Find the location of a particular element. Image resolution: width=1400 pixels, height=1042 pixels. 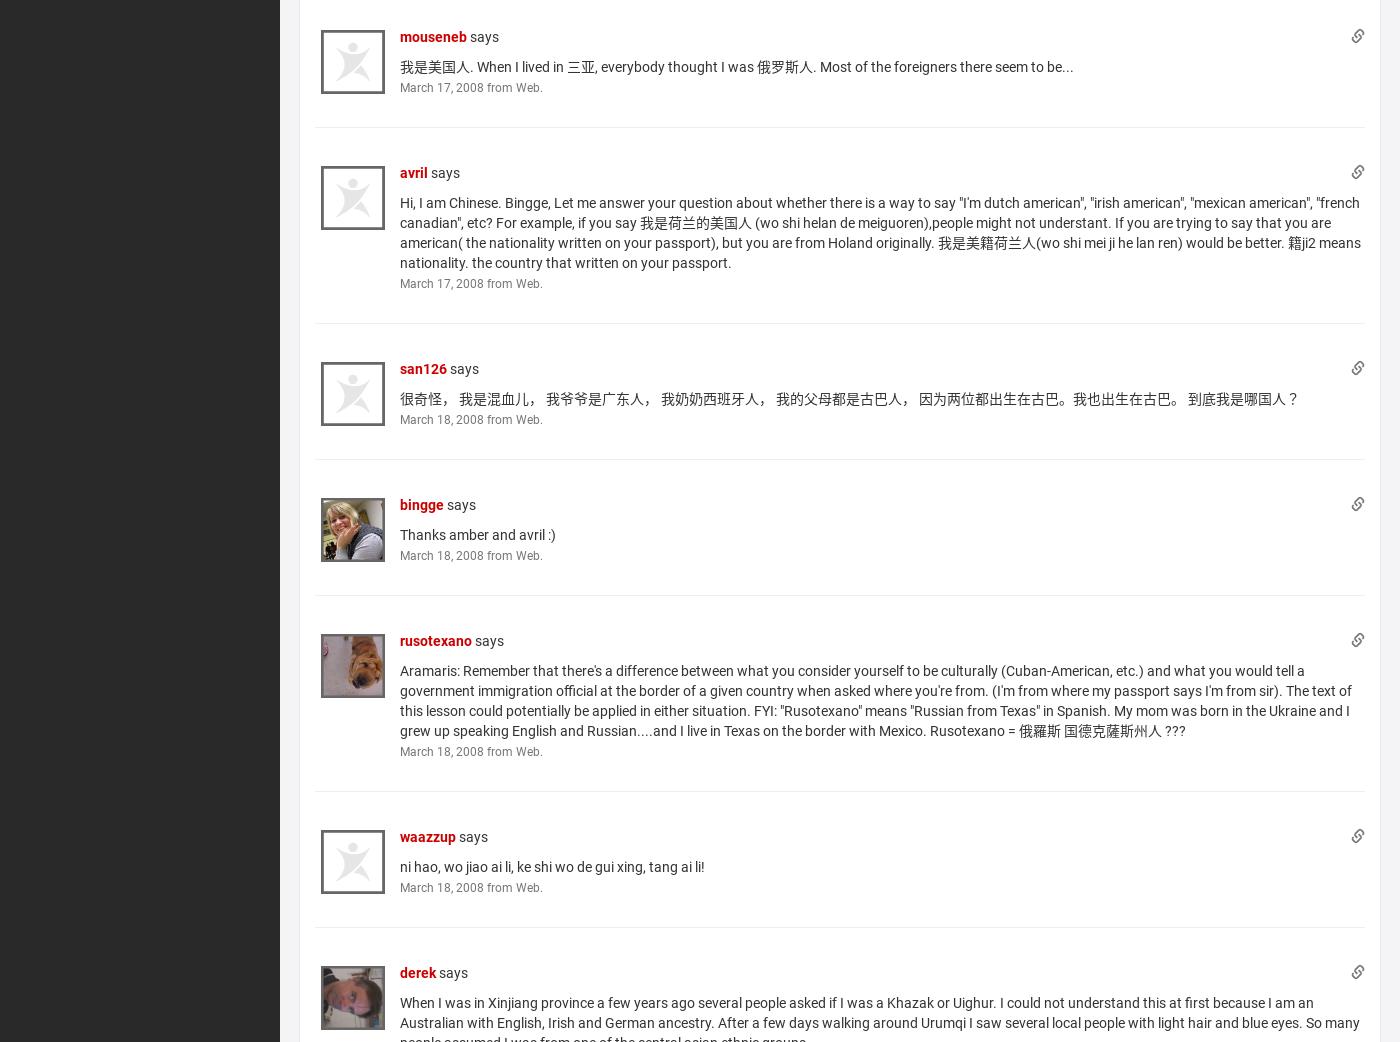

'Thanks amber and avril :)' is located at coordinates (476, 533).